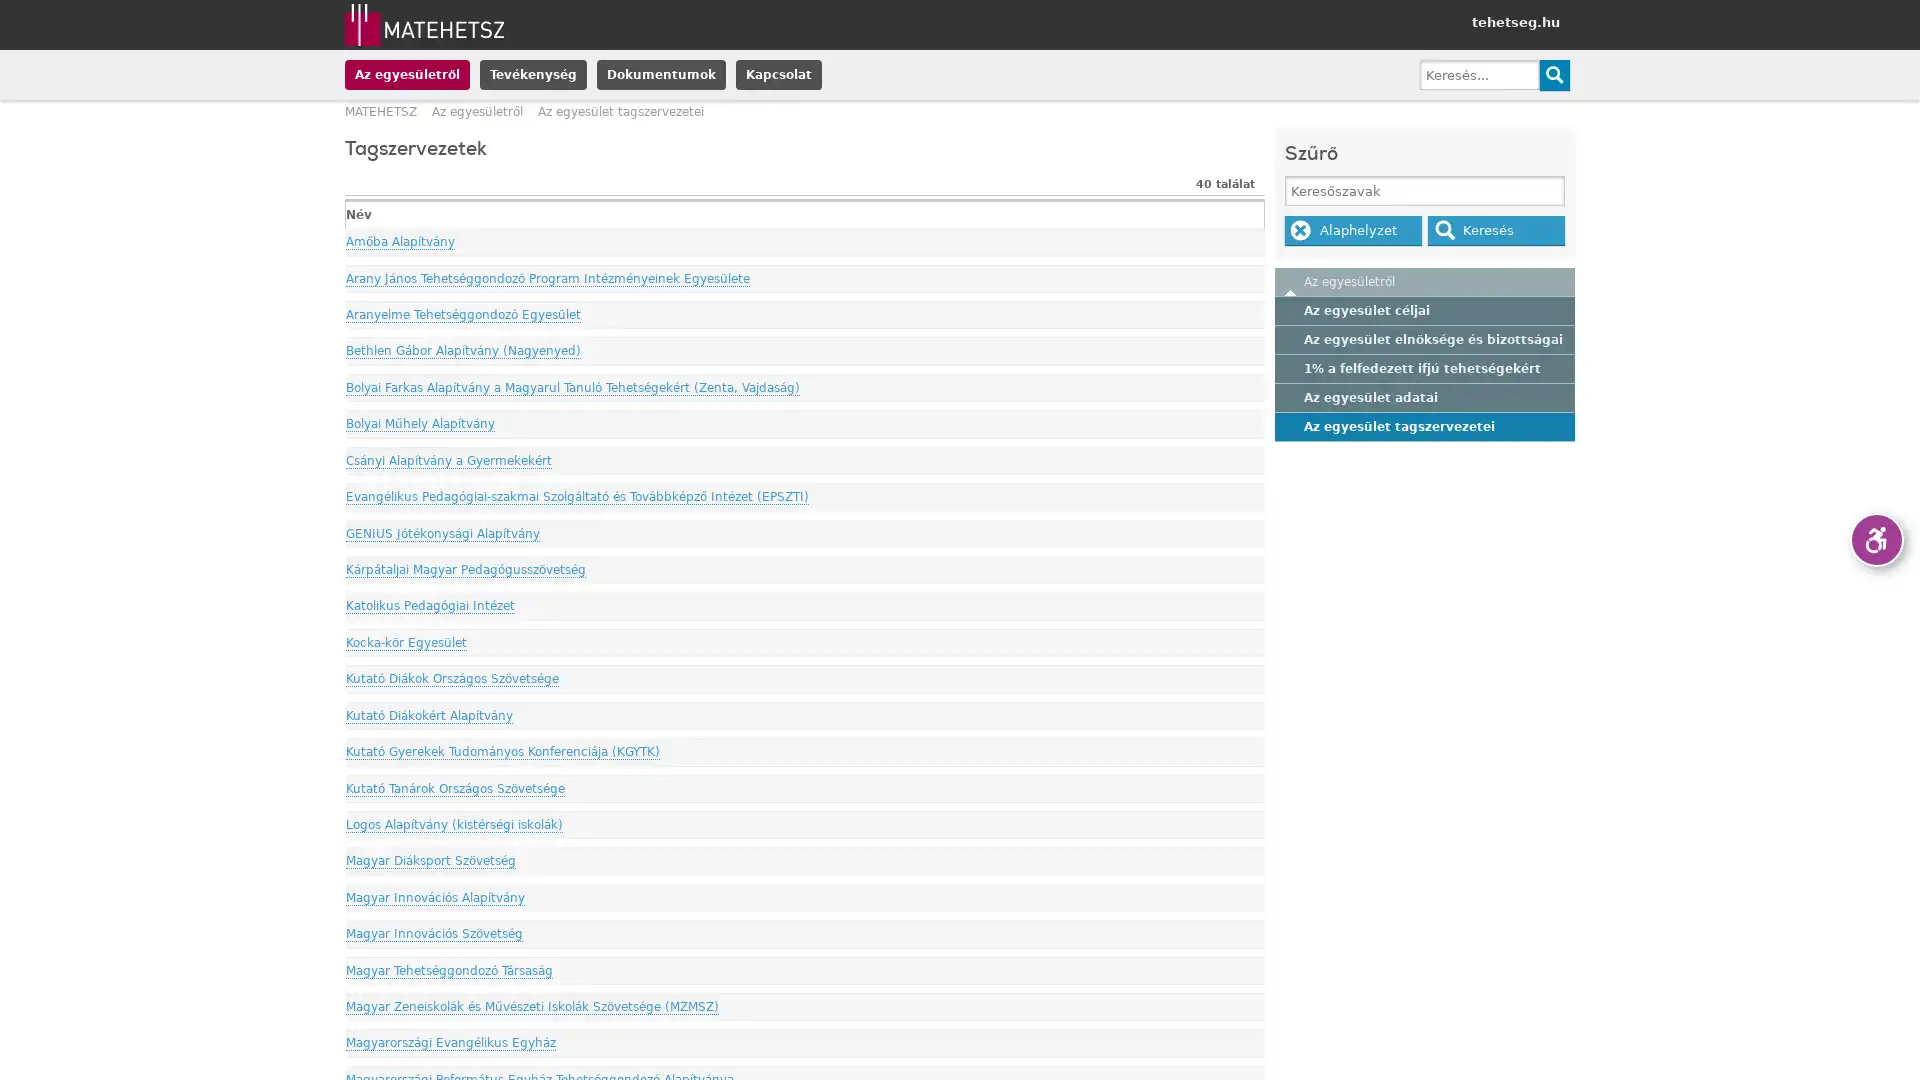 The height and width of the screenshot is (1080, 1920). Describe the element at coordinates (1496, 229) in the screenshot. I see `Kereses` at that location.